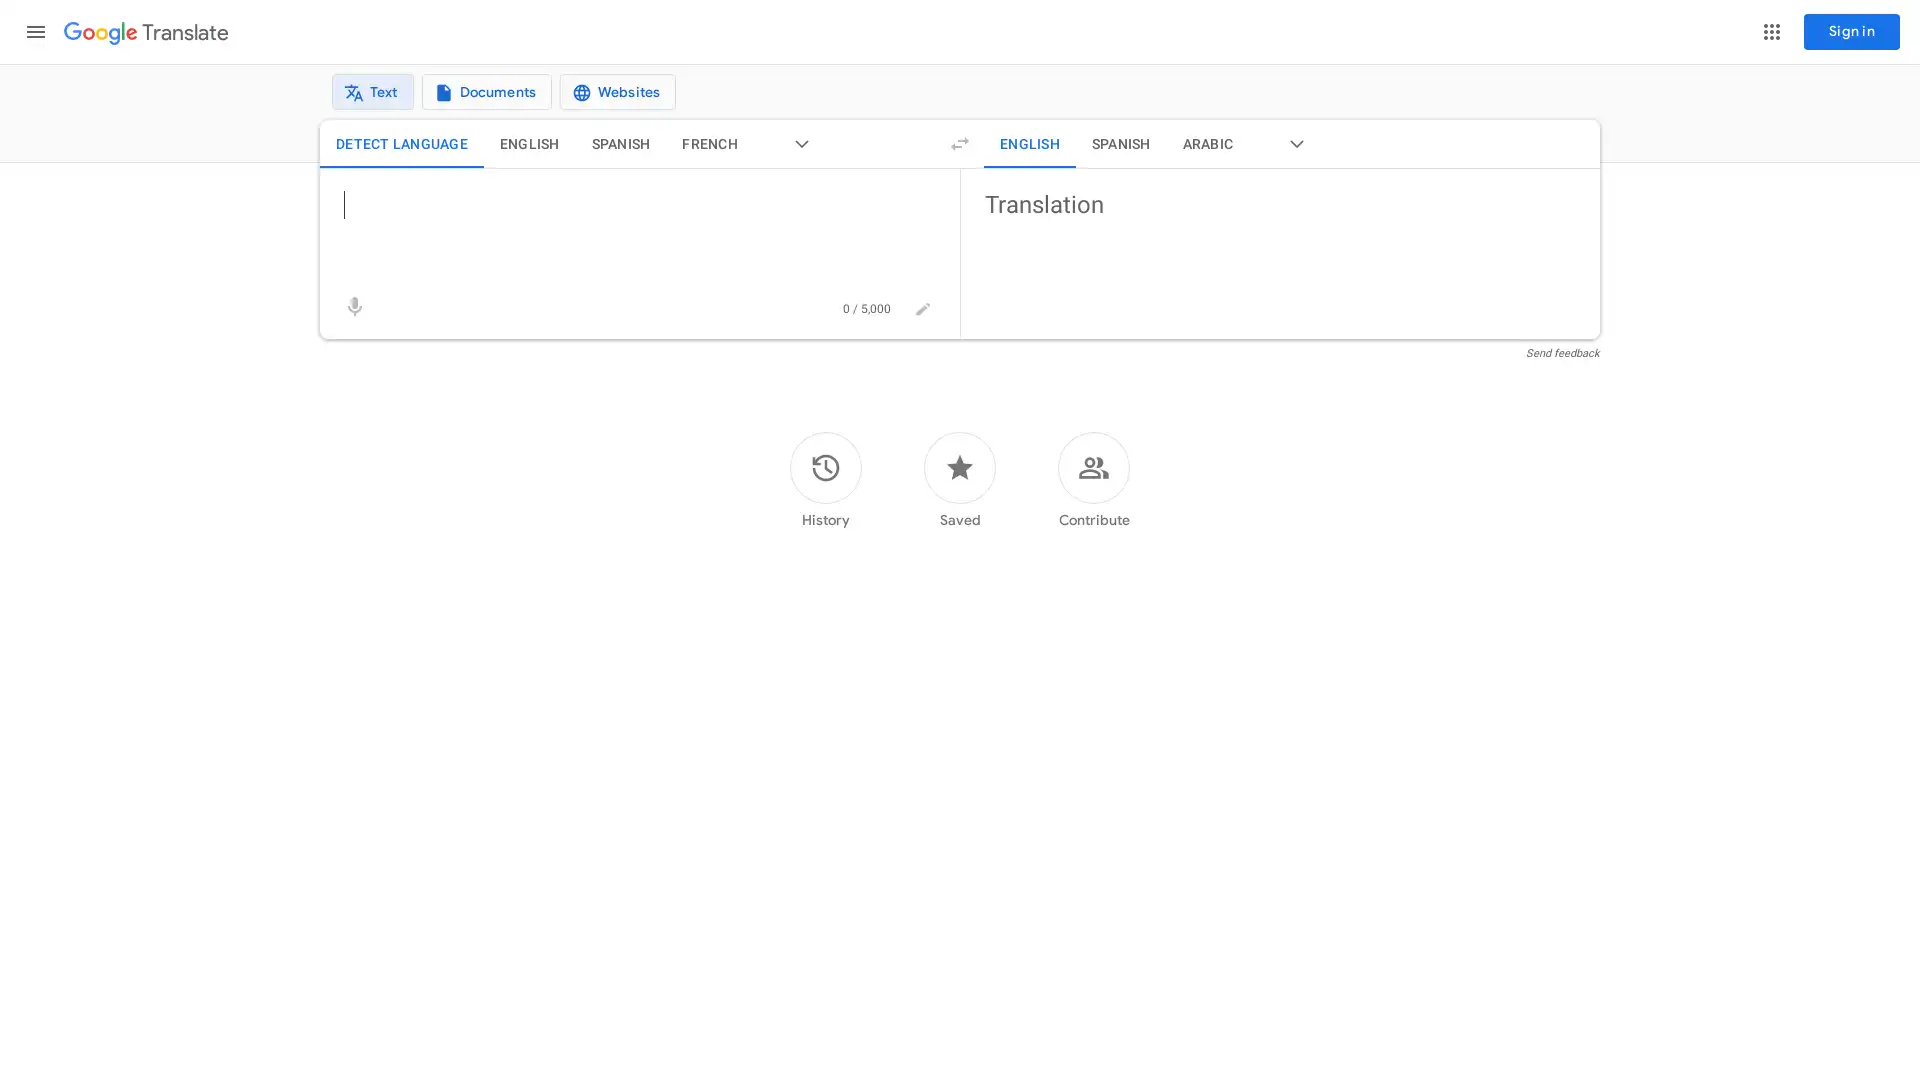 The width and height of the screenshot is (1920, 1080). Describe the element at coordinates (355, 318) in the screenshot. I see `Translate by voice` at that location.